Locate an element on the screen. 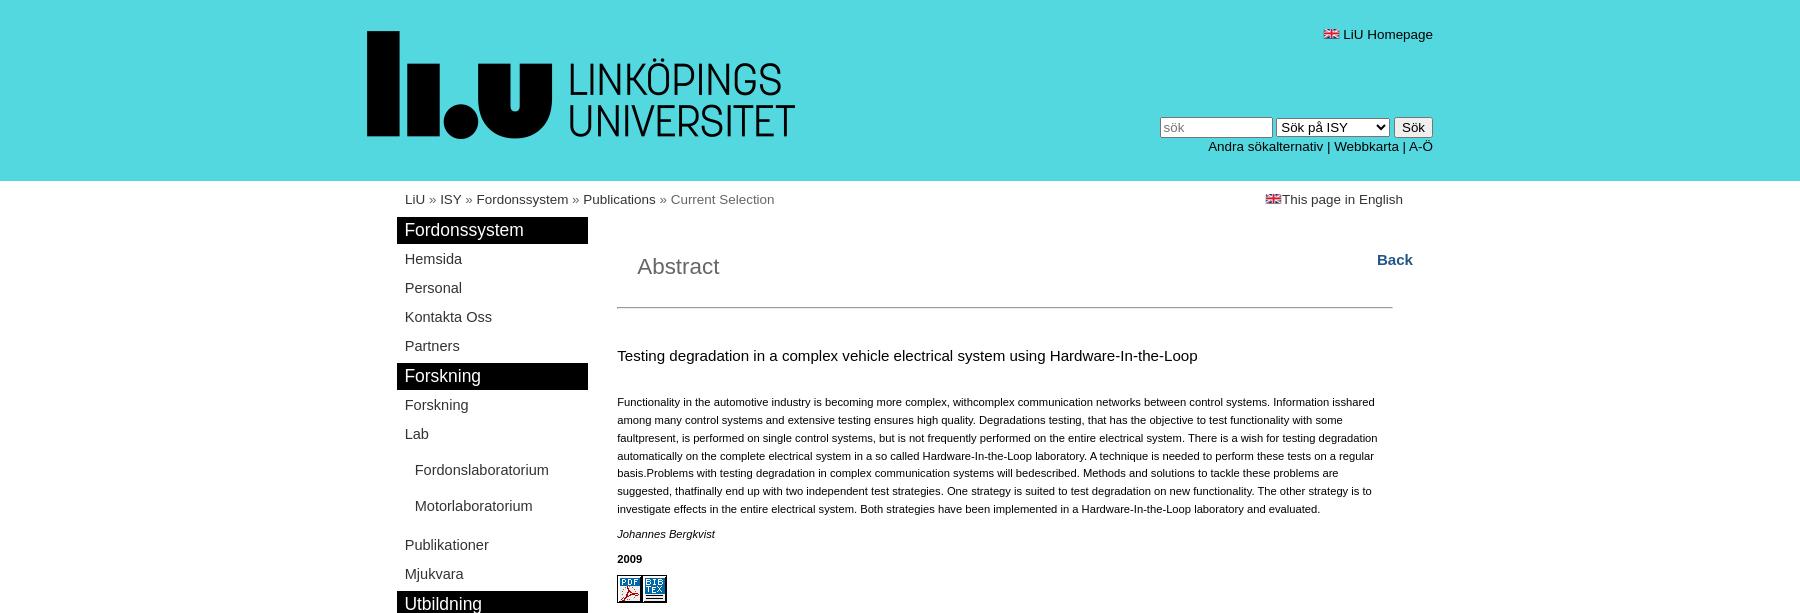 This screenshot has height=613, width=1800. 'Kontakta Oss' is located at coordinates (403, 315).